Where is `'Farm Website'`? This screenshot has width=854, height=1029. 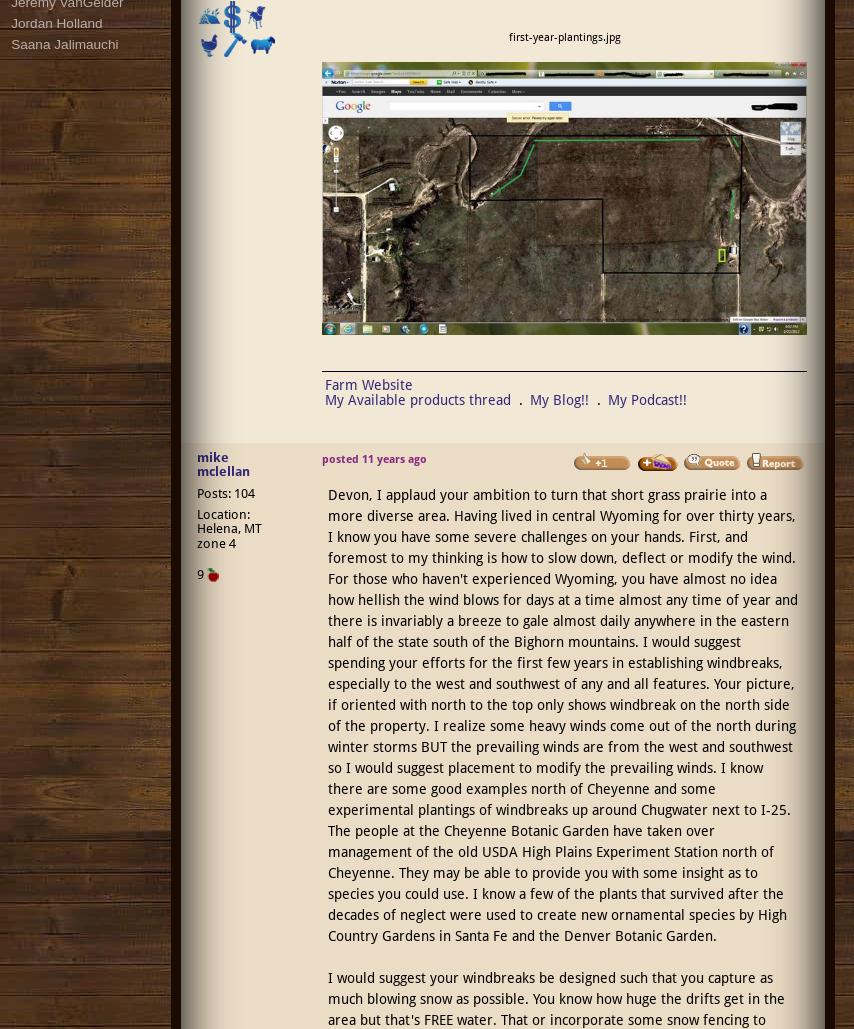 'Farm Website' is located at coordinates (324, 383).